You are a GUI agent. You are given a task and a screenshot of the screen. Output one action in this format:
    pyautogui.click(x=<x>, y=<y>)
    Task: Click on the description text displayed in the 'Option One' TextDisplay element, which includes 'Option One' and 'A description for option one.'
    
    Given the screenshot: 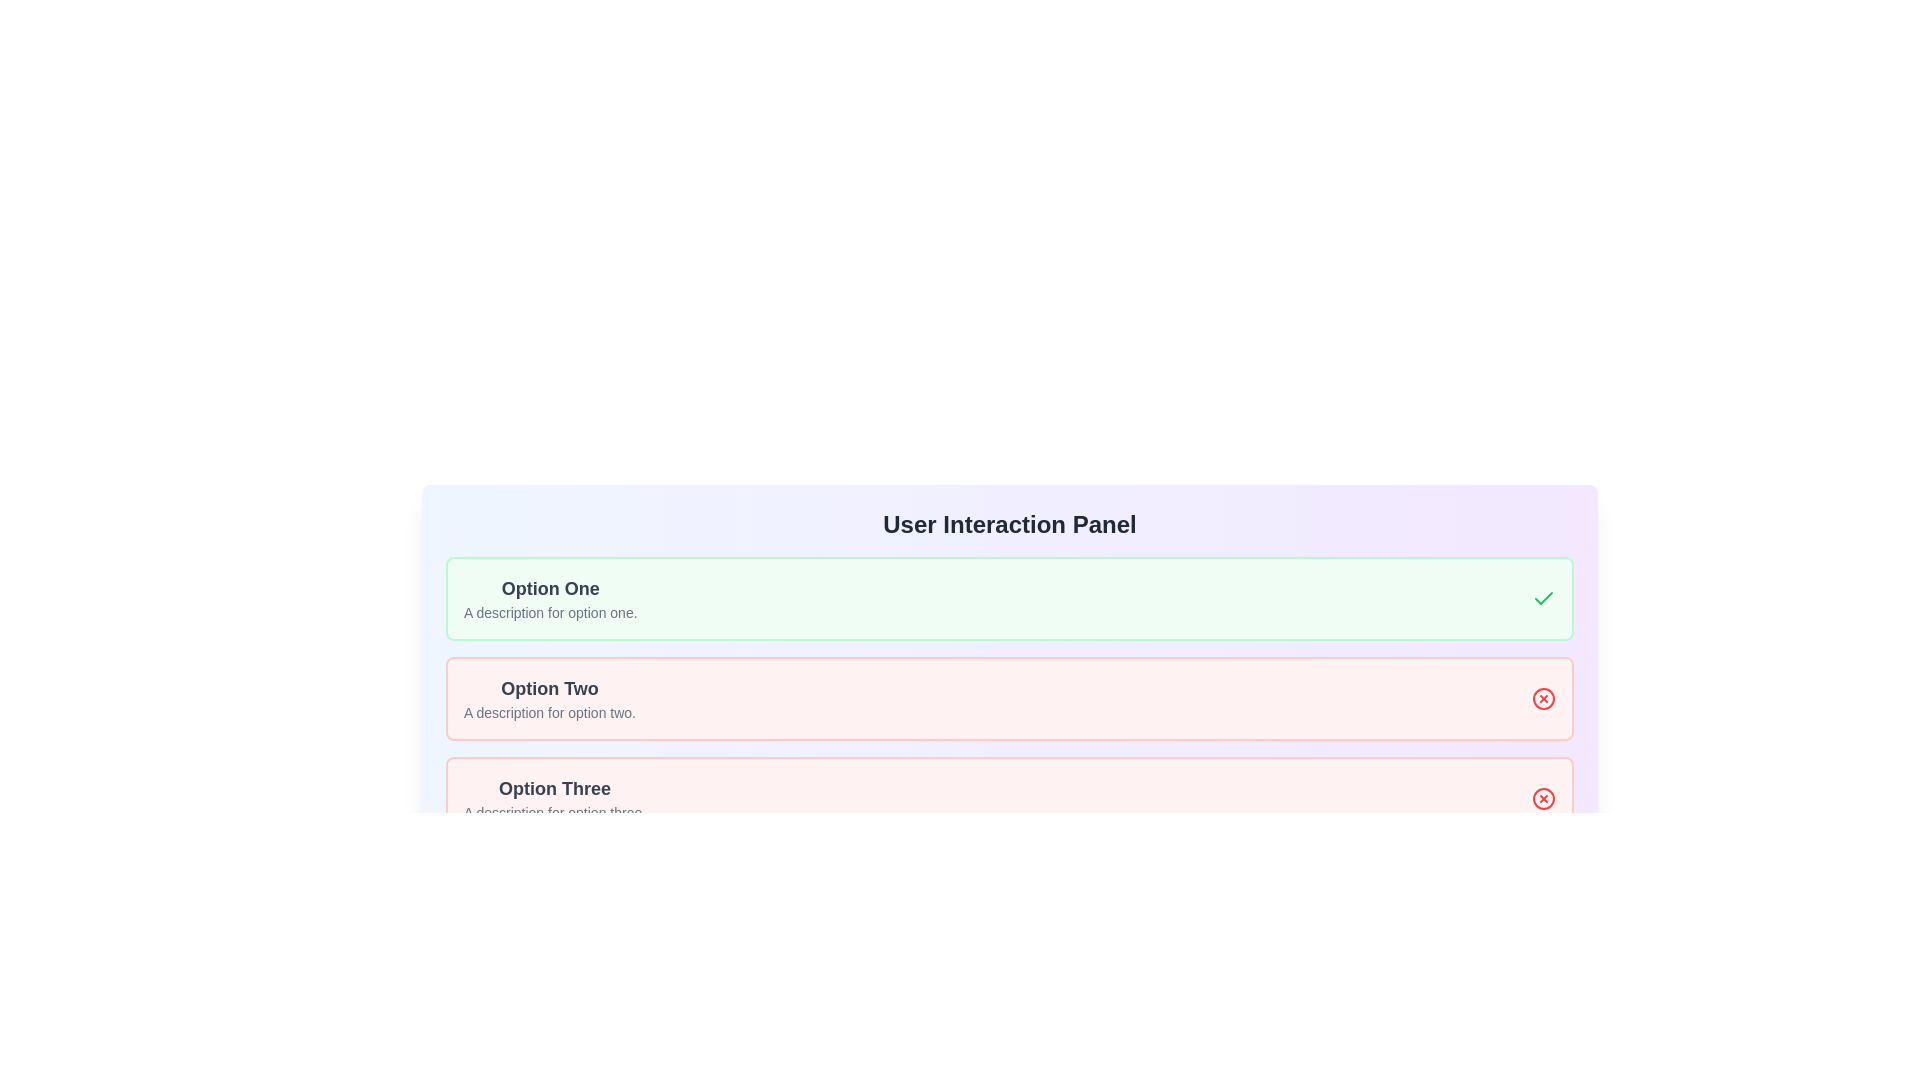 What is the action you would take?
    pyautogui.click(x=550, y=597)
    